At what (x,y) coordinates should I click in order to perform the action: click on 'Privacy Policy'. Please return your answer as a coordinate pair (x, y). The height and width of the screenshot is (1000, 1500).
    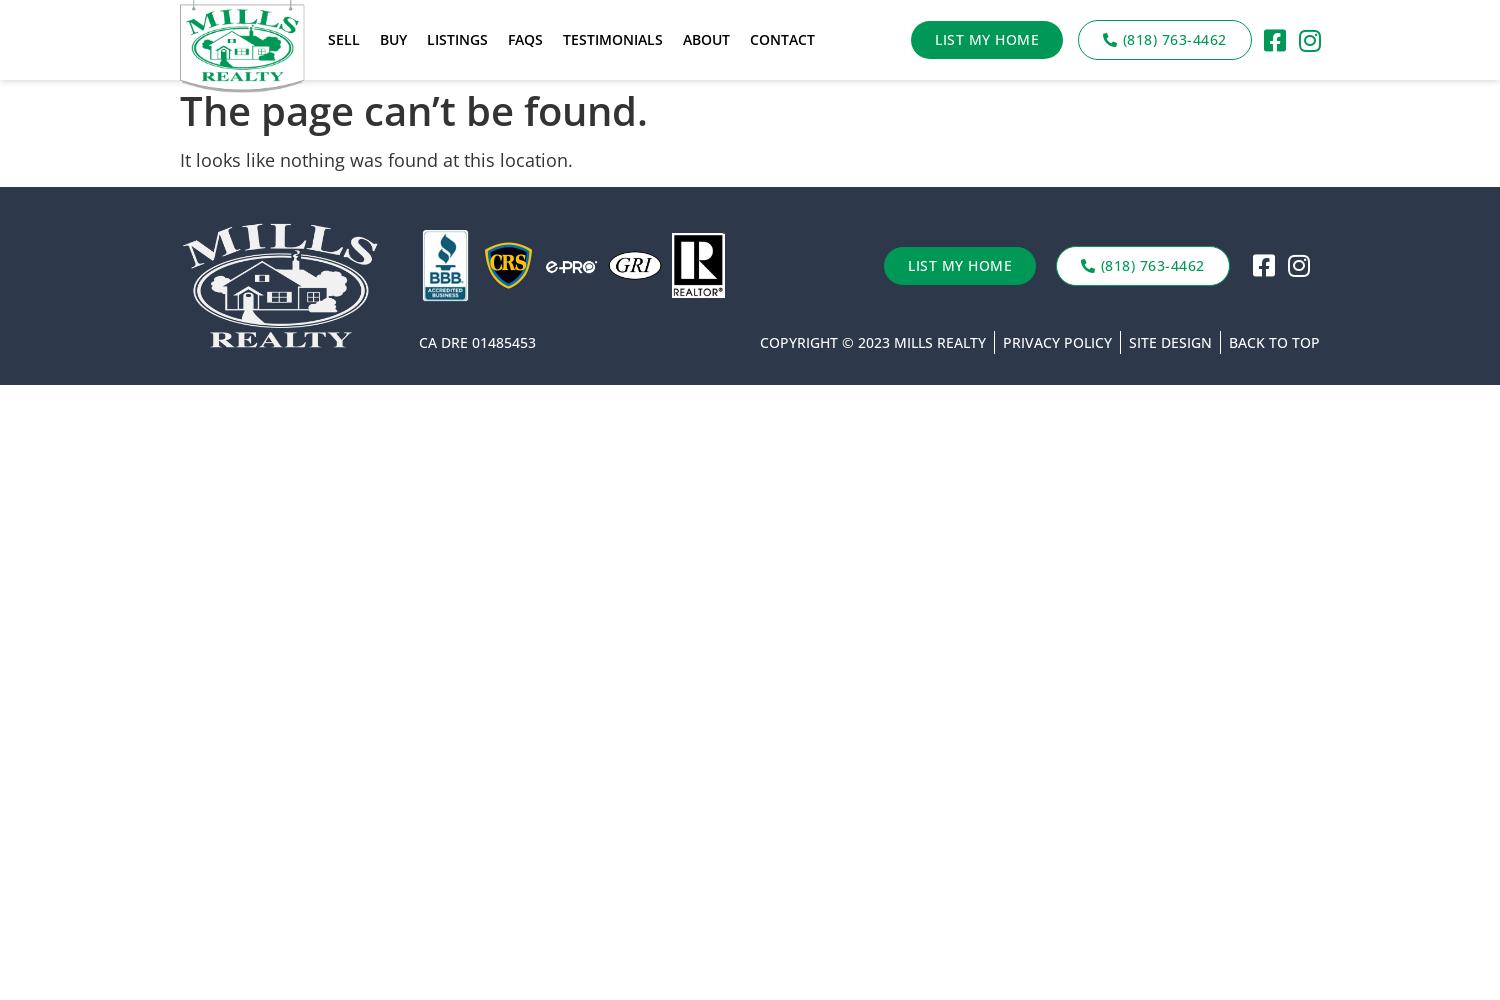
    Looking at the image, I should click on (1002, 340).